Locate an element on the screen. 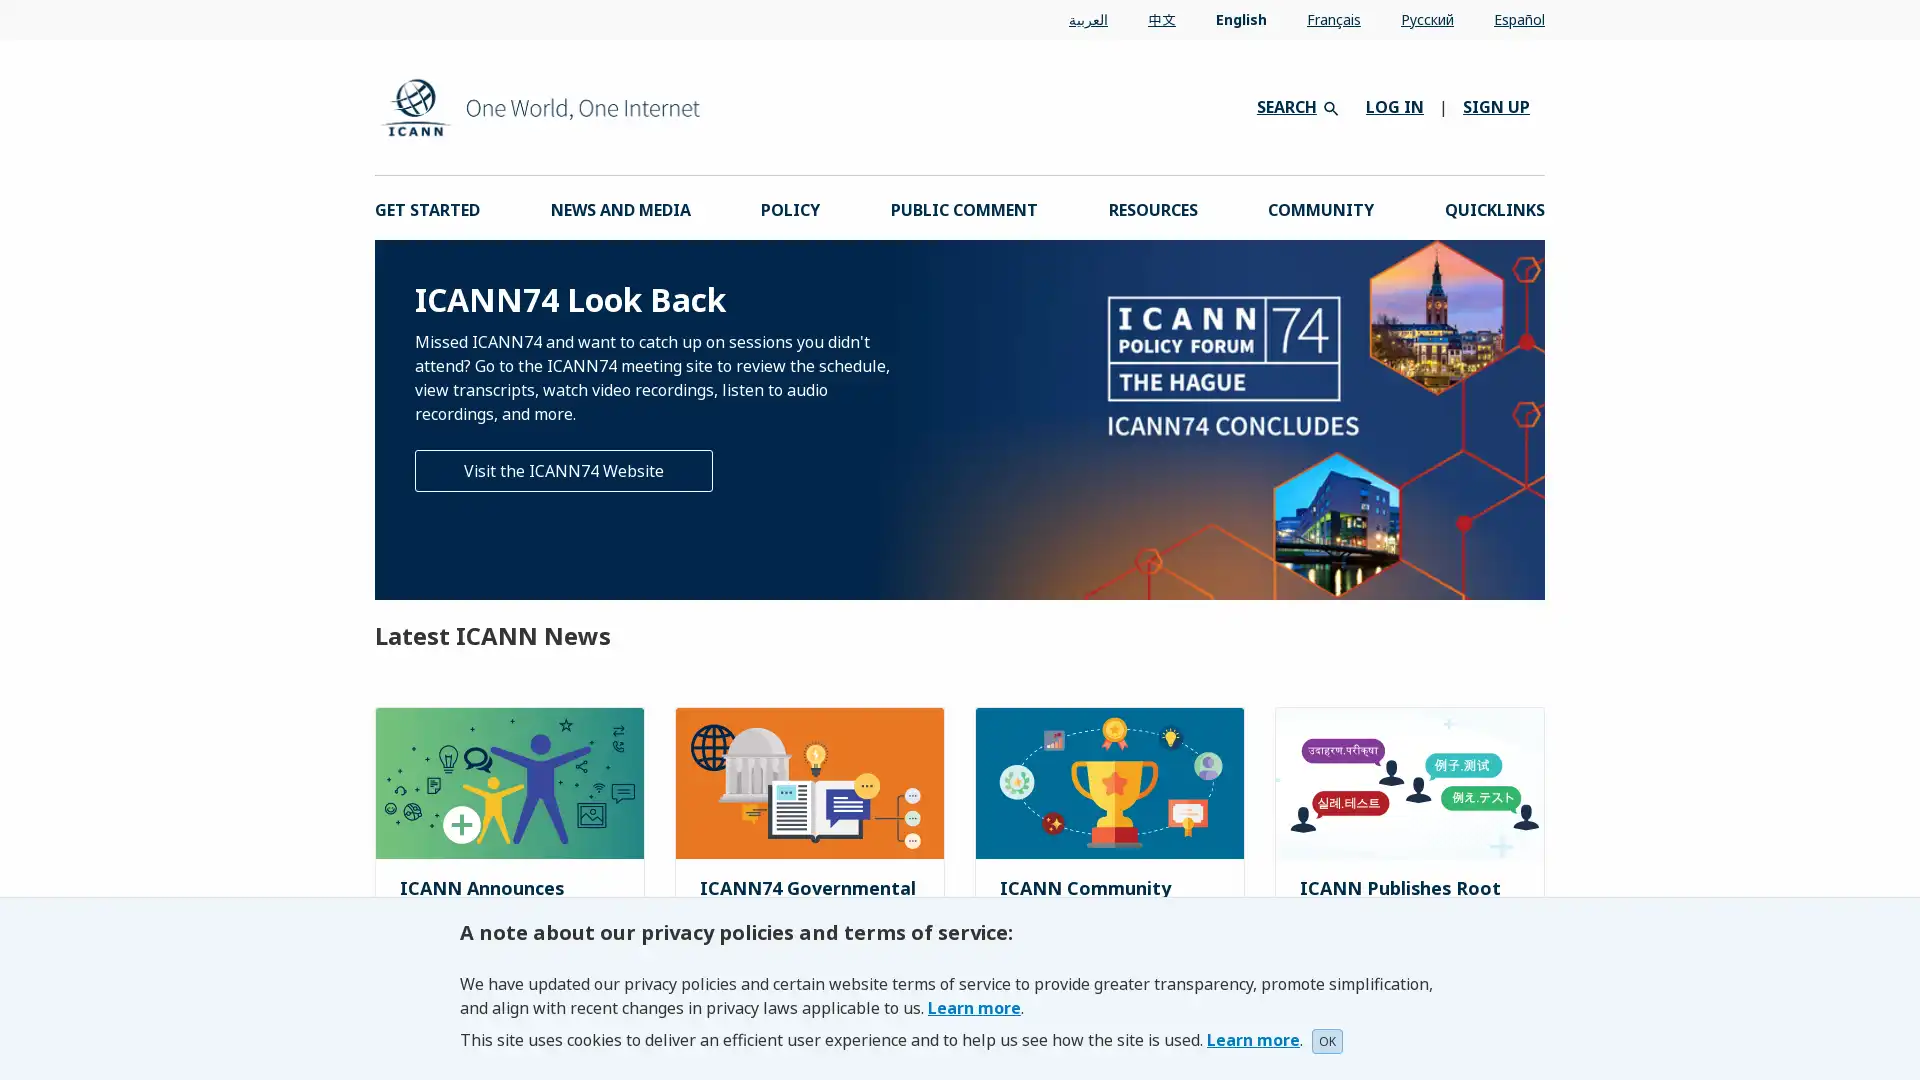 This screenshot has height=1080, width=1920. QUICKLINKS is located at coordinates (1493, 208).